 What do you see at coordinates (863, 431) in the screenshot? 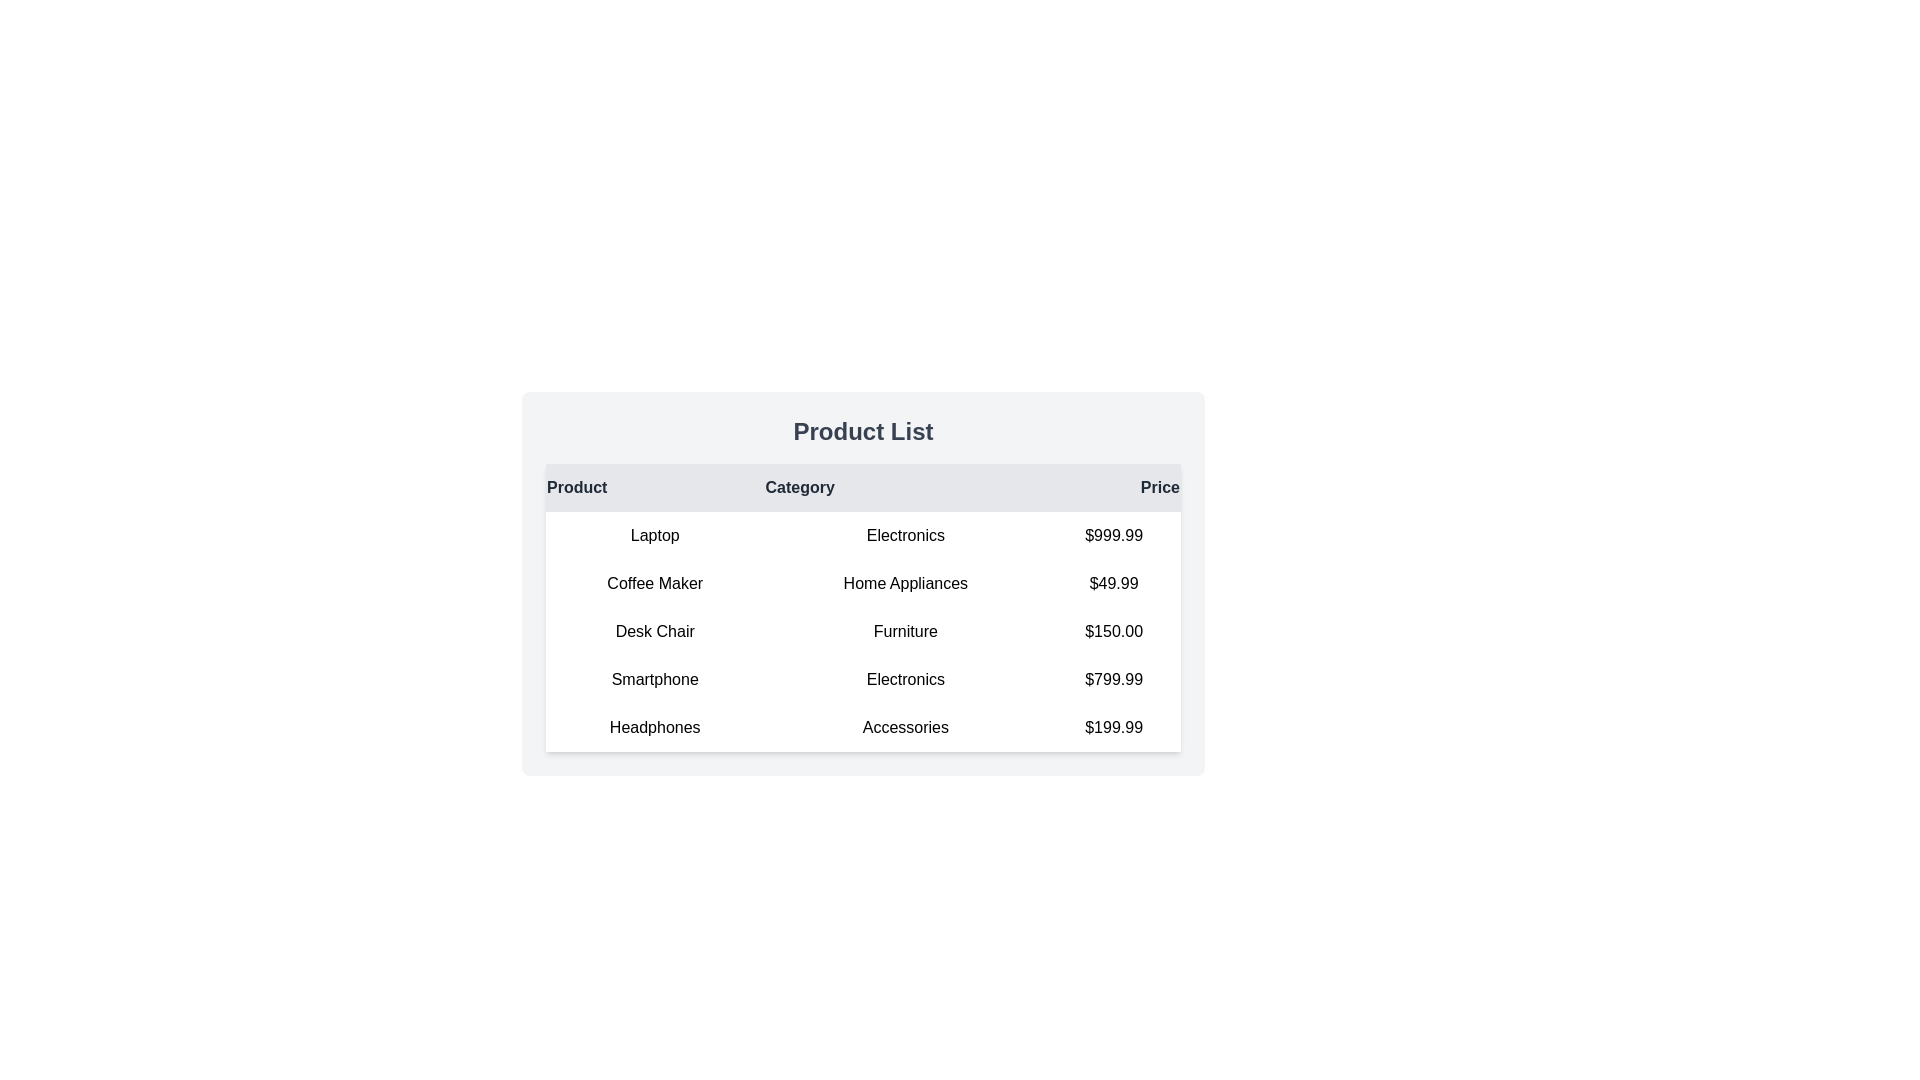
I see `the bolded header text 'Product List' in dark gray color, located at the top of a light gray rounded-corner panel` at bounding box center [863, 431].